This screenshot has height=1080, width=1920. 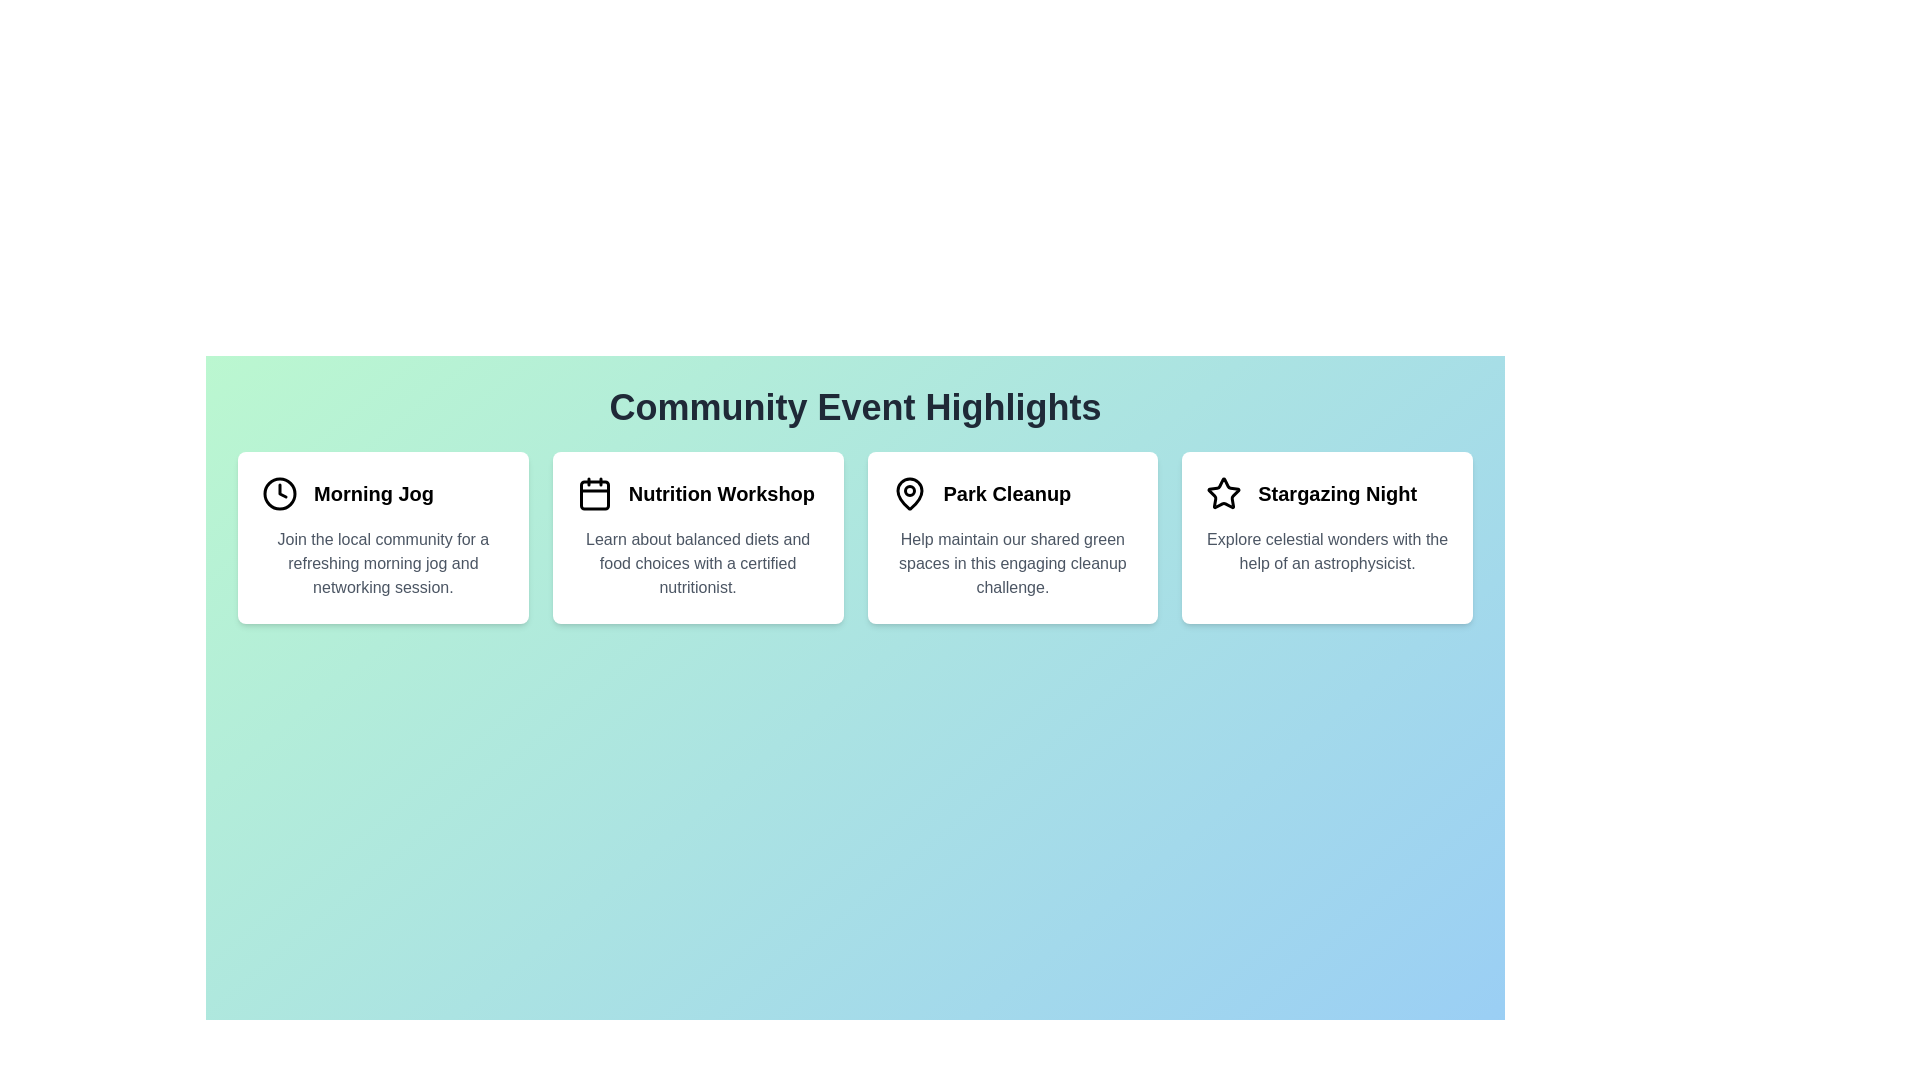 What do you see at coordinates (908, 490) in the screenshot?
I see `the circular dot representing the focus point within the 'Park Cleanup' icon, located at the center of the pin graphic in the second card from the right` at bounding box center [908, 490].